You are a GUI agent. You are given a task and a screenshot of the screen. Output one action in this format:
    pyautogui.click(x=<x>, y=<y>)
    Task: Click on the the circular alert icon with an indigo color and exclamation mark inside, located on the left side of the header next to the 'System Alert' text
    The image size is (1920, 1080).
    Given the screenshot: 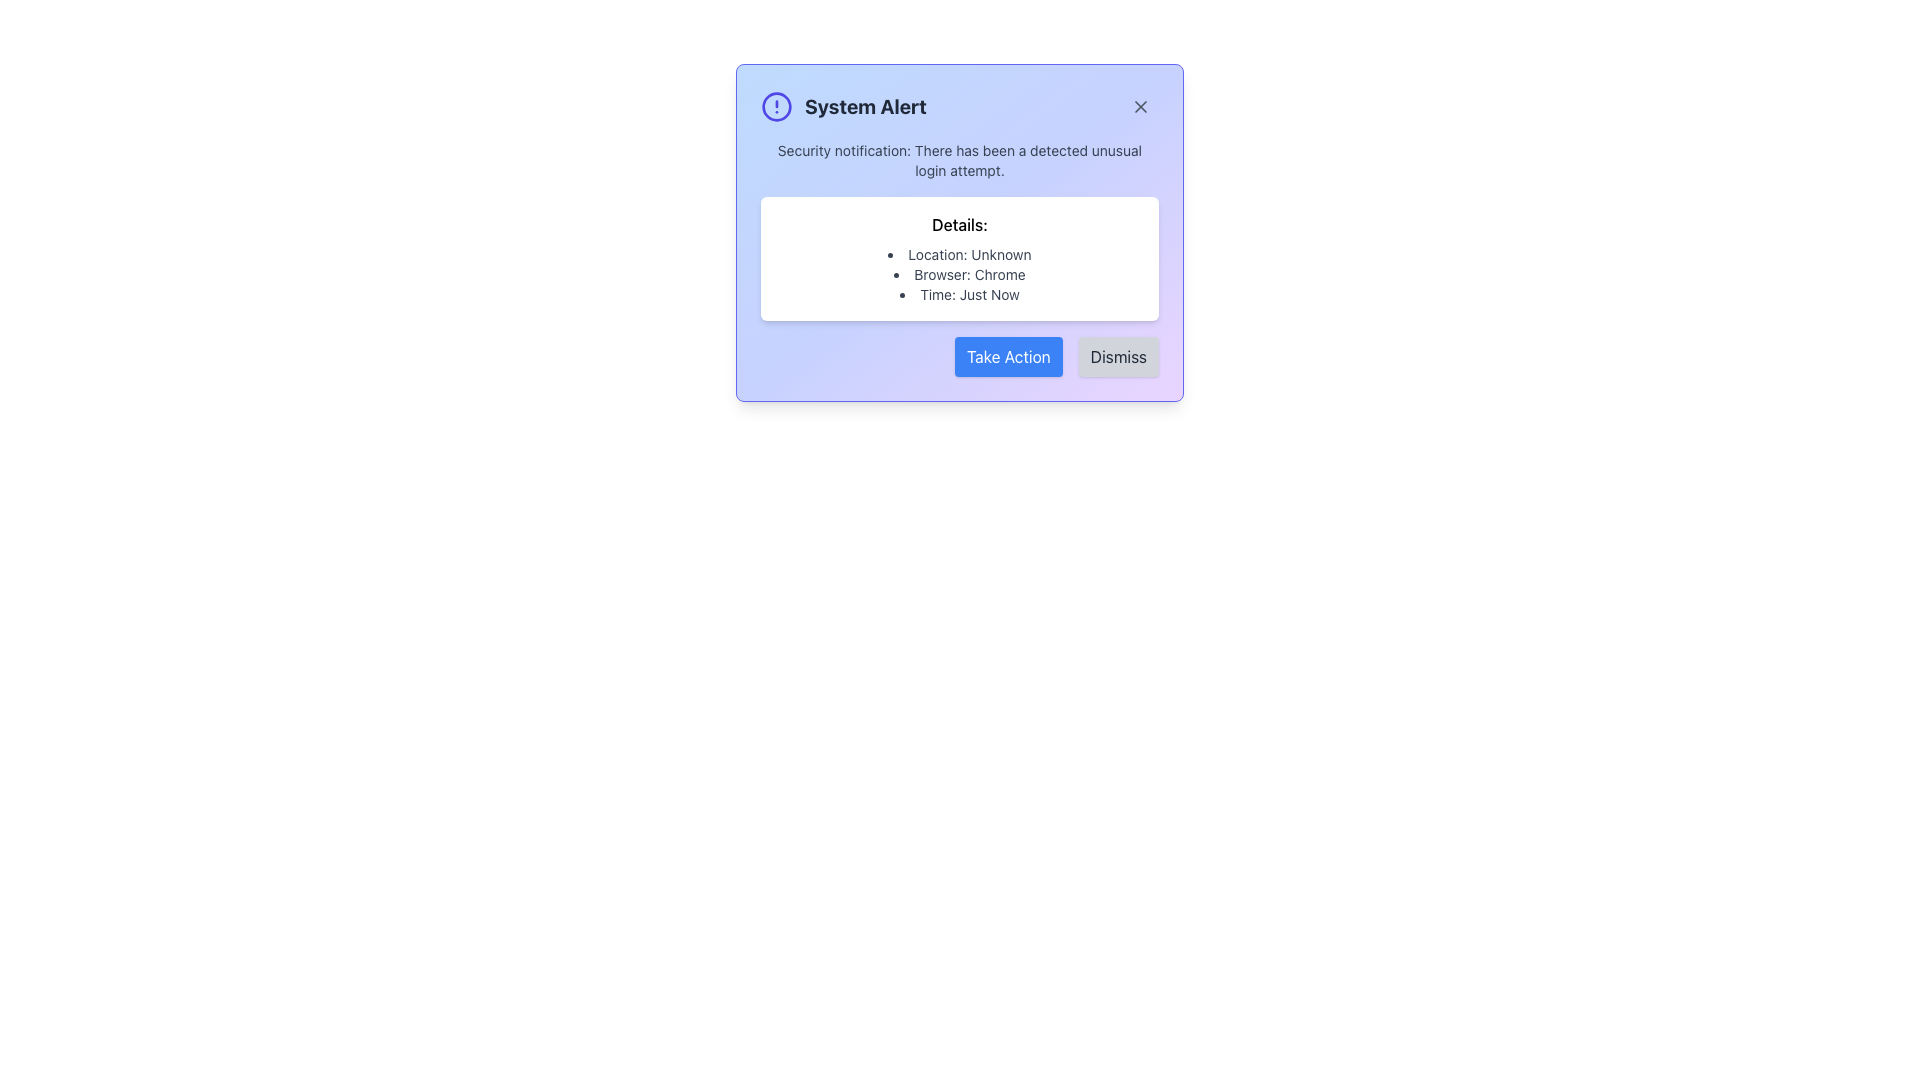 What is the action you would take?
    pyautogui.click(x=776, y=107)
    